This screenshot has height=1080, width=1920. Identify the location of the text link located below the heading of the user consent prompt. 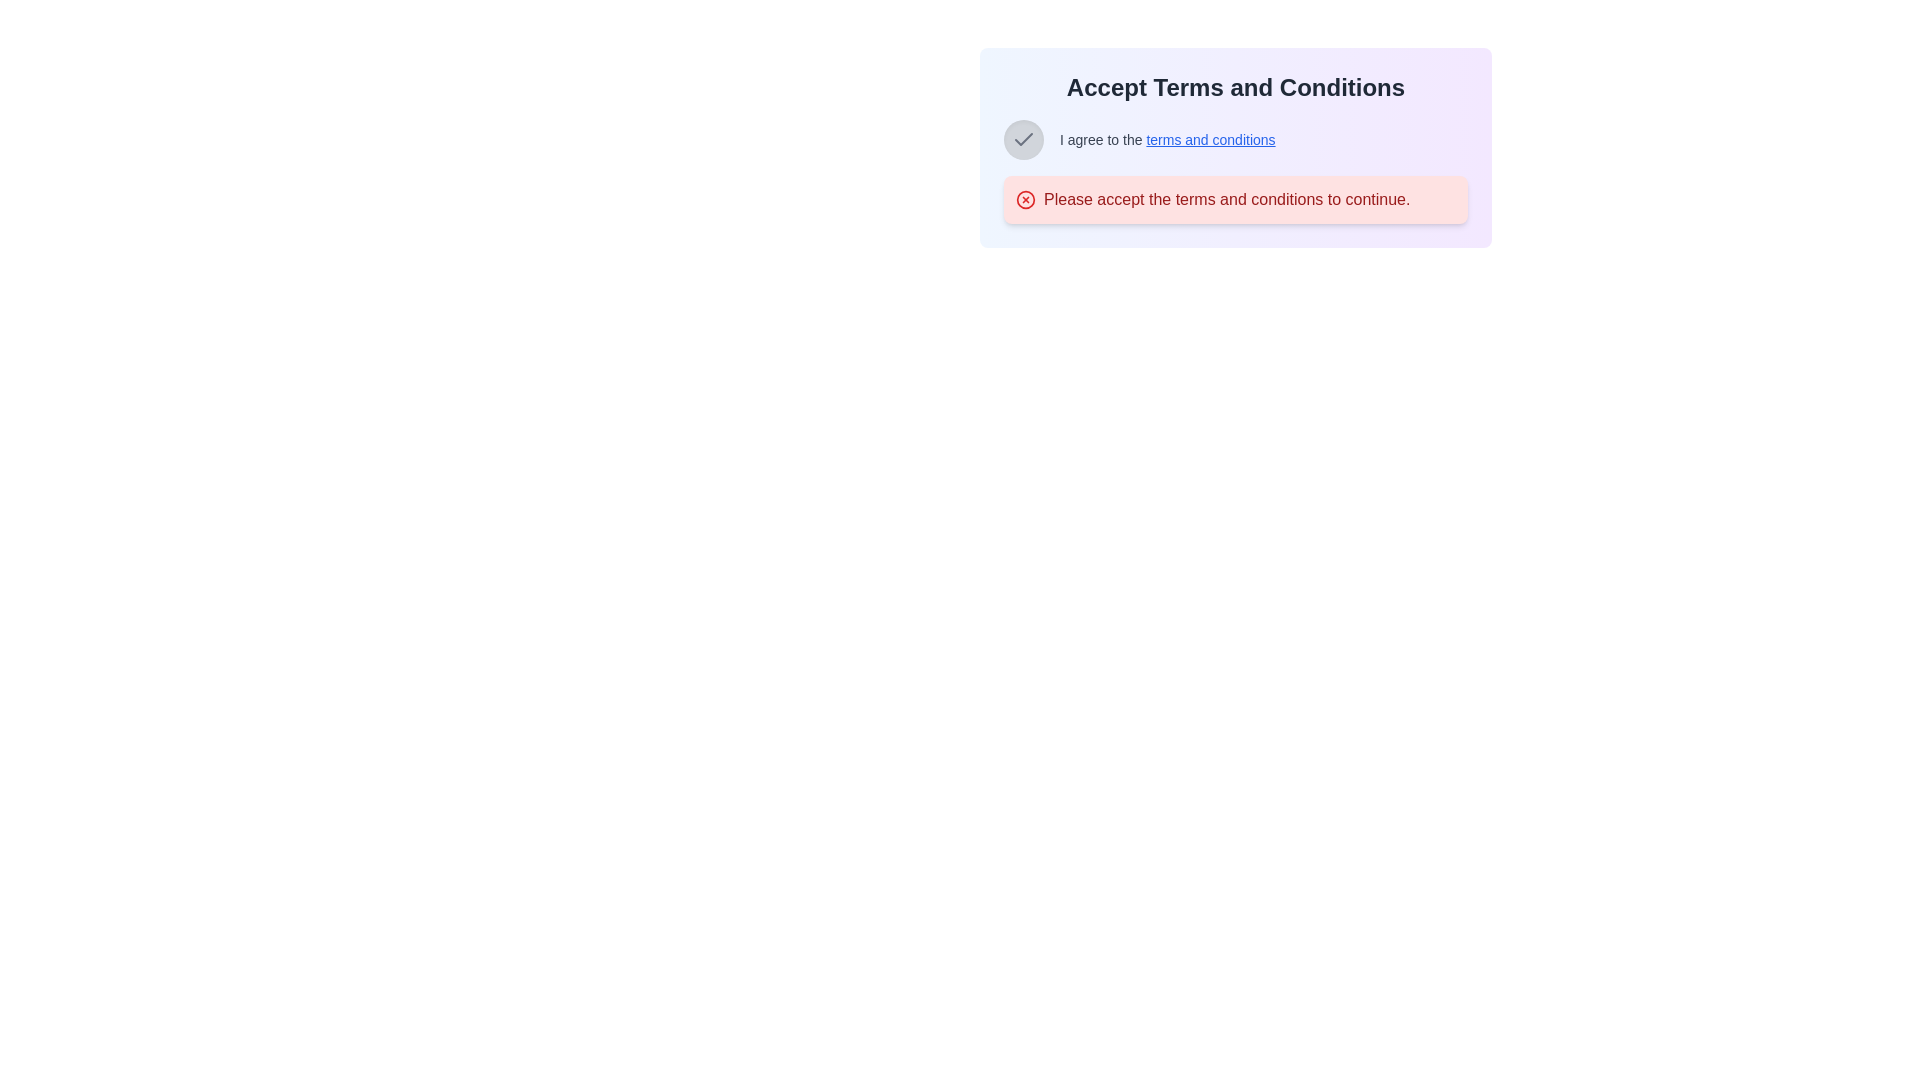
(1235, 146).